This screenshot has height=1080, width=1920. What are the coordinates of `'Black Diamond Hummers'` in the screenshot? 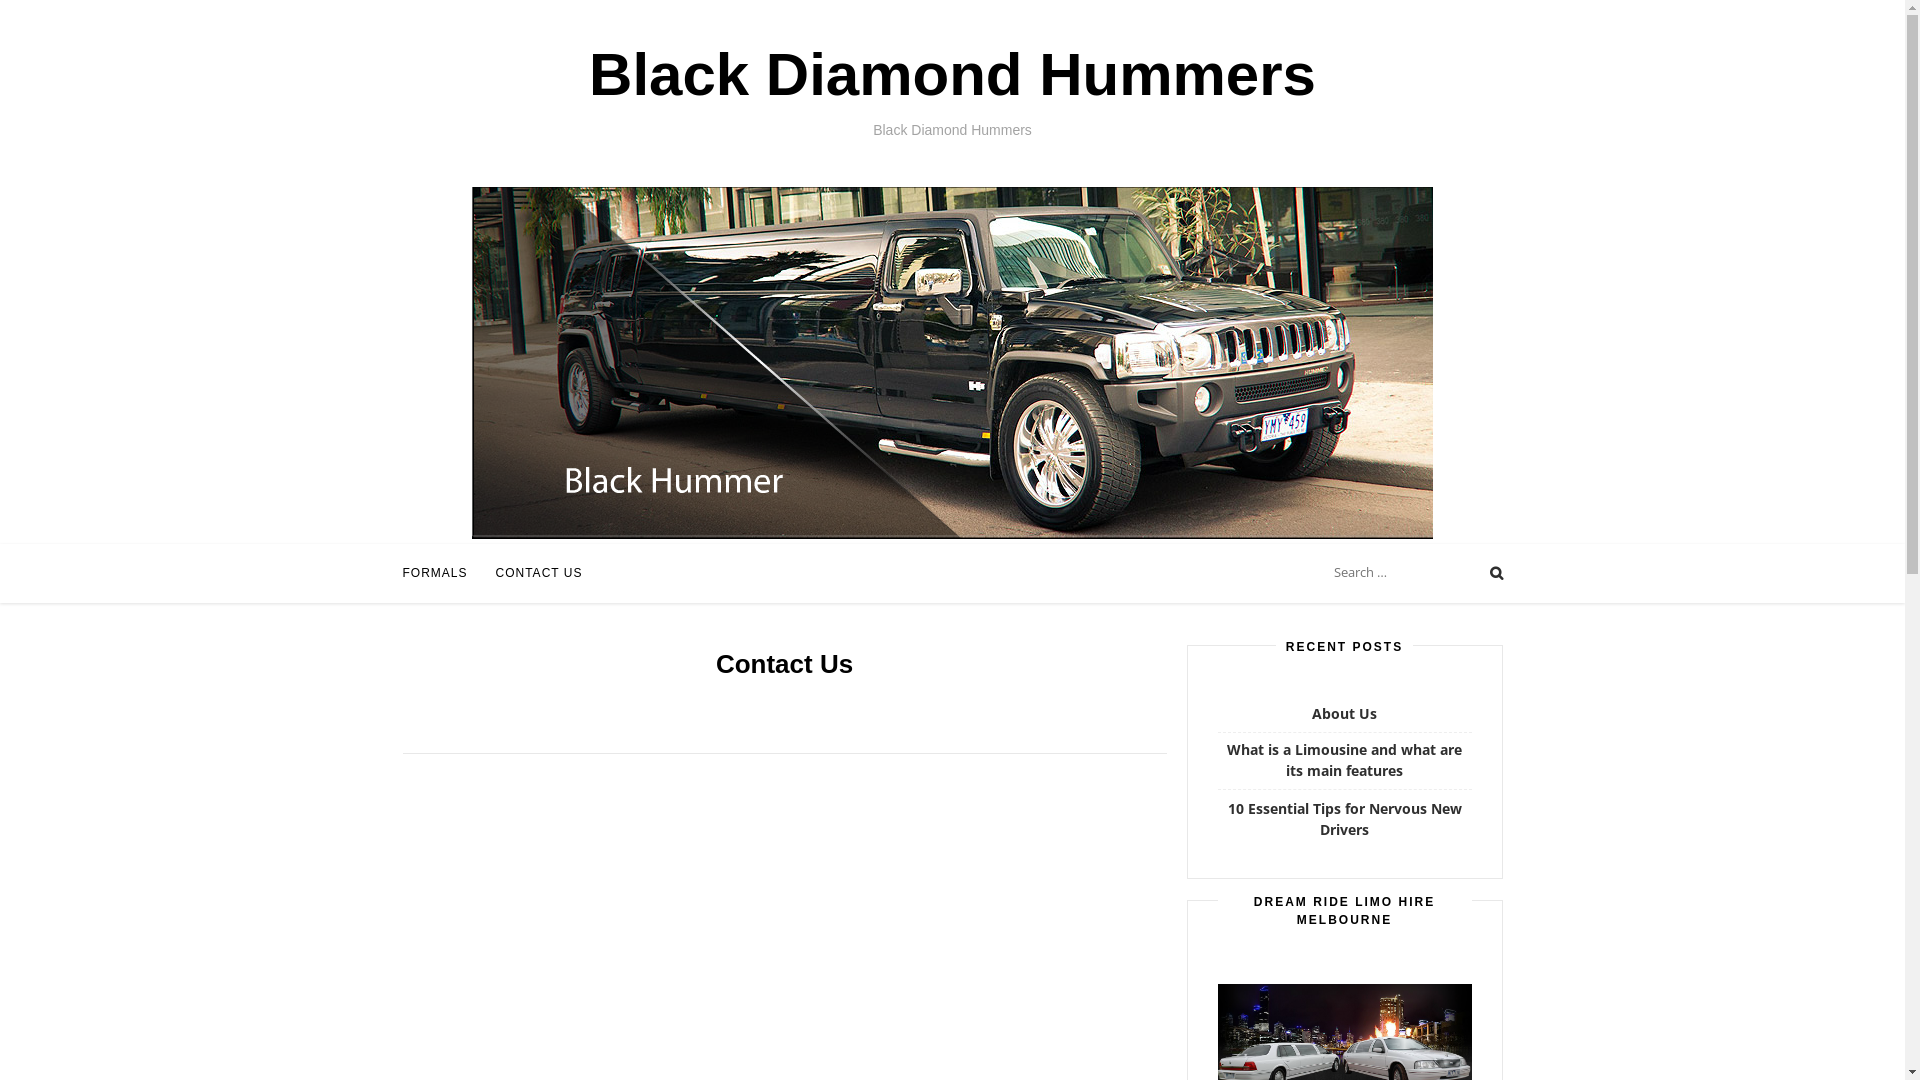 It's located at (951, 73).